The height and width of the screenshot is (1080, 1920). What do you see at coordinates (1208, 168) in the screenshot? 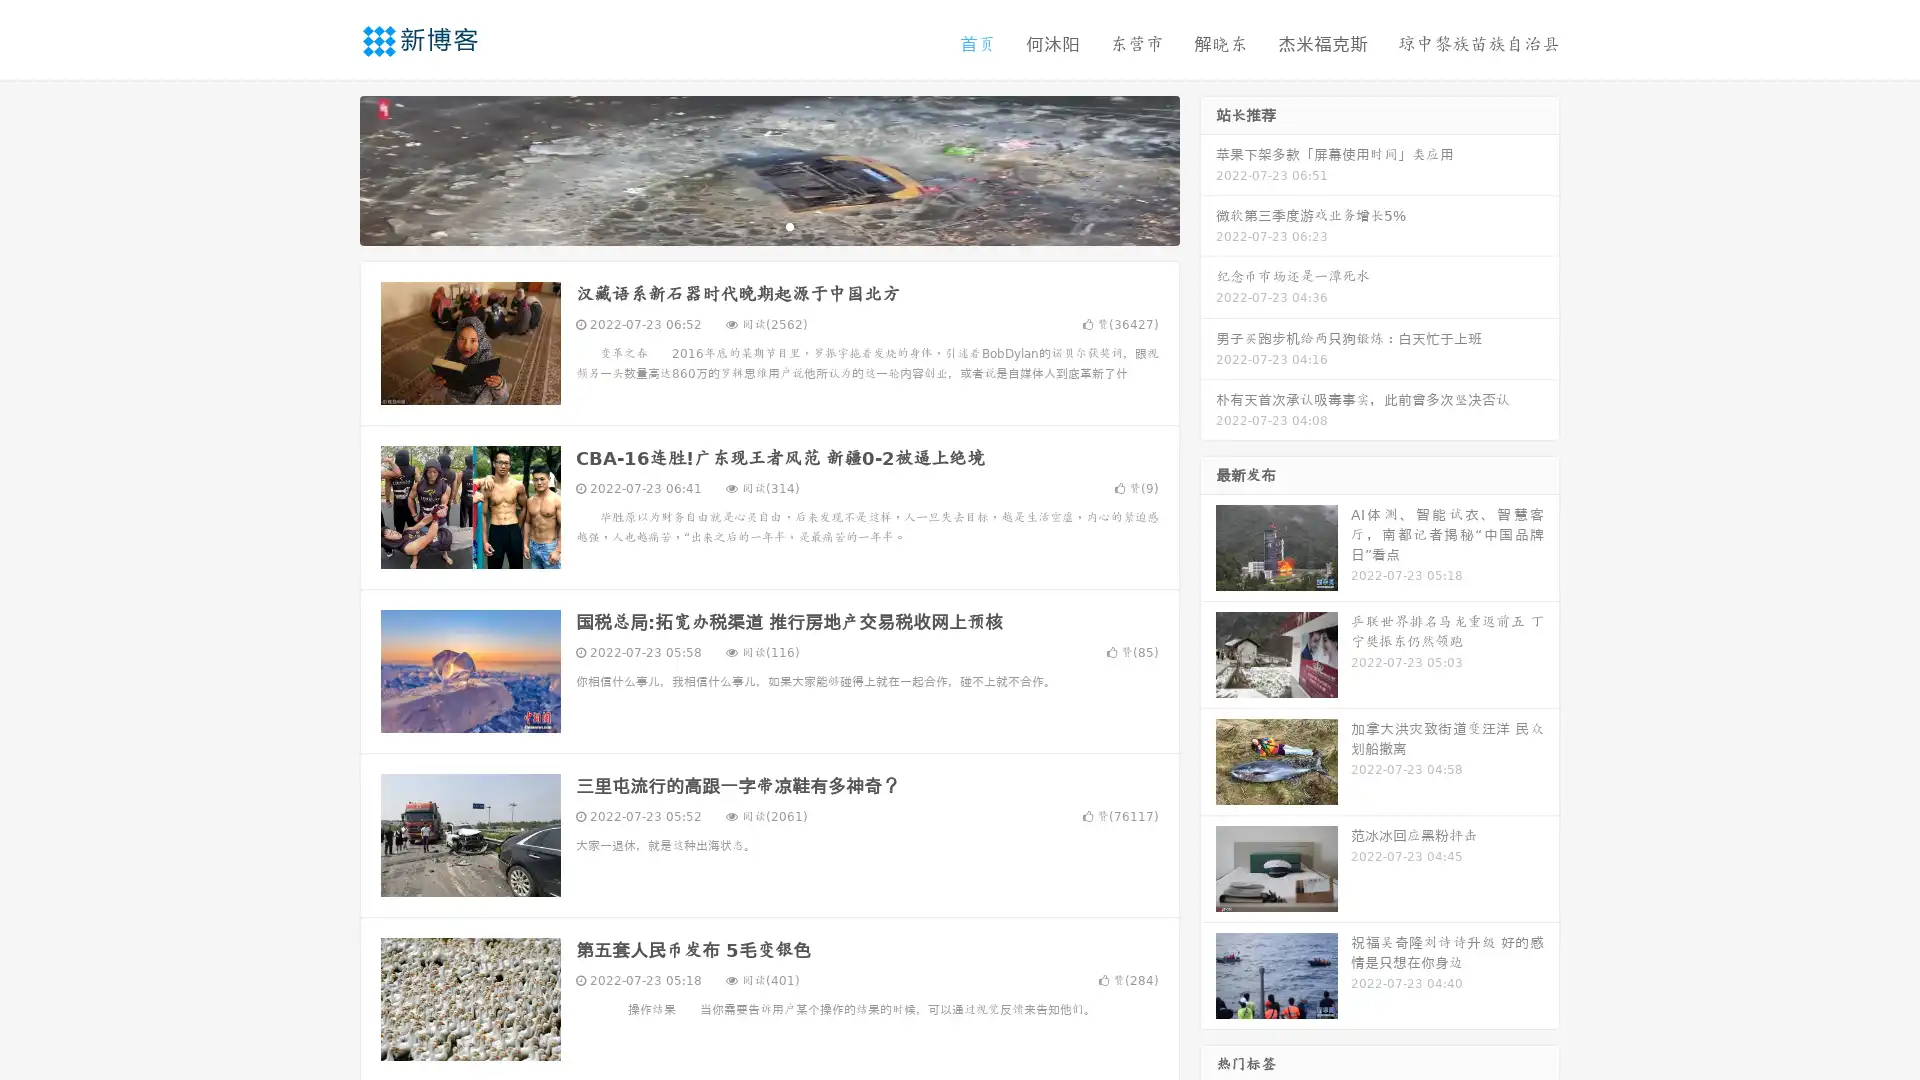
I see `Next slide` at bounding box center [1208, 168].